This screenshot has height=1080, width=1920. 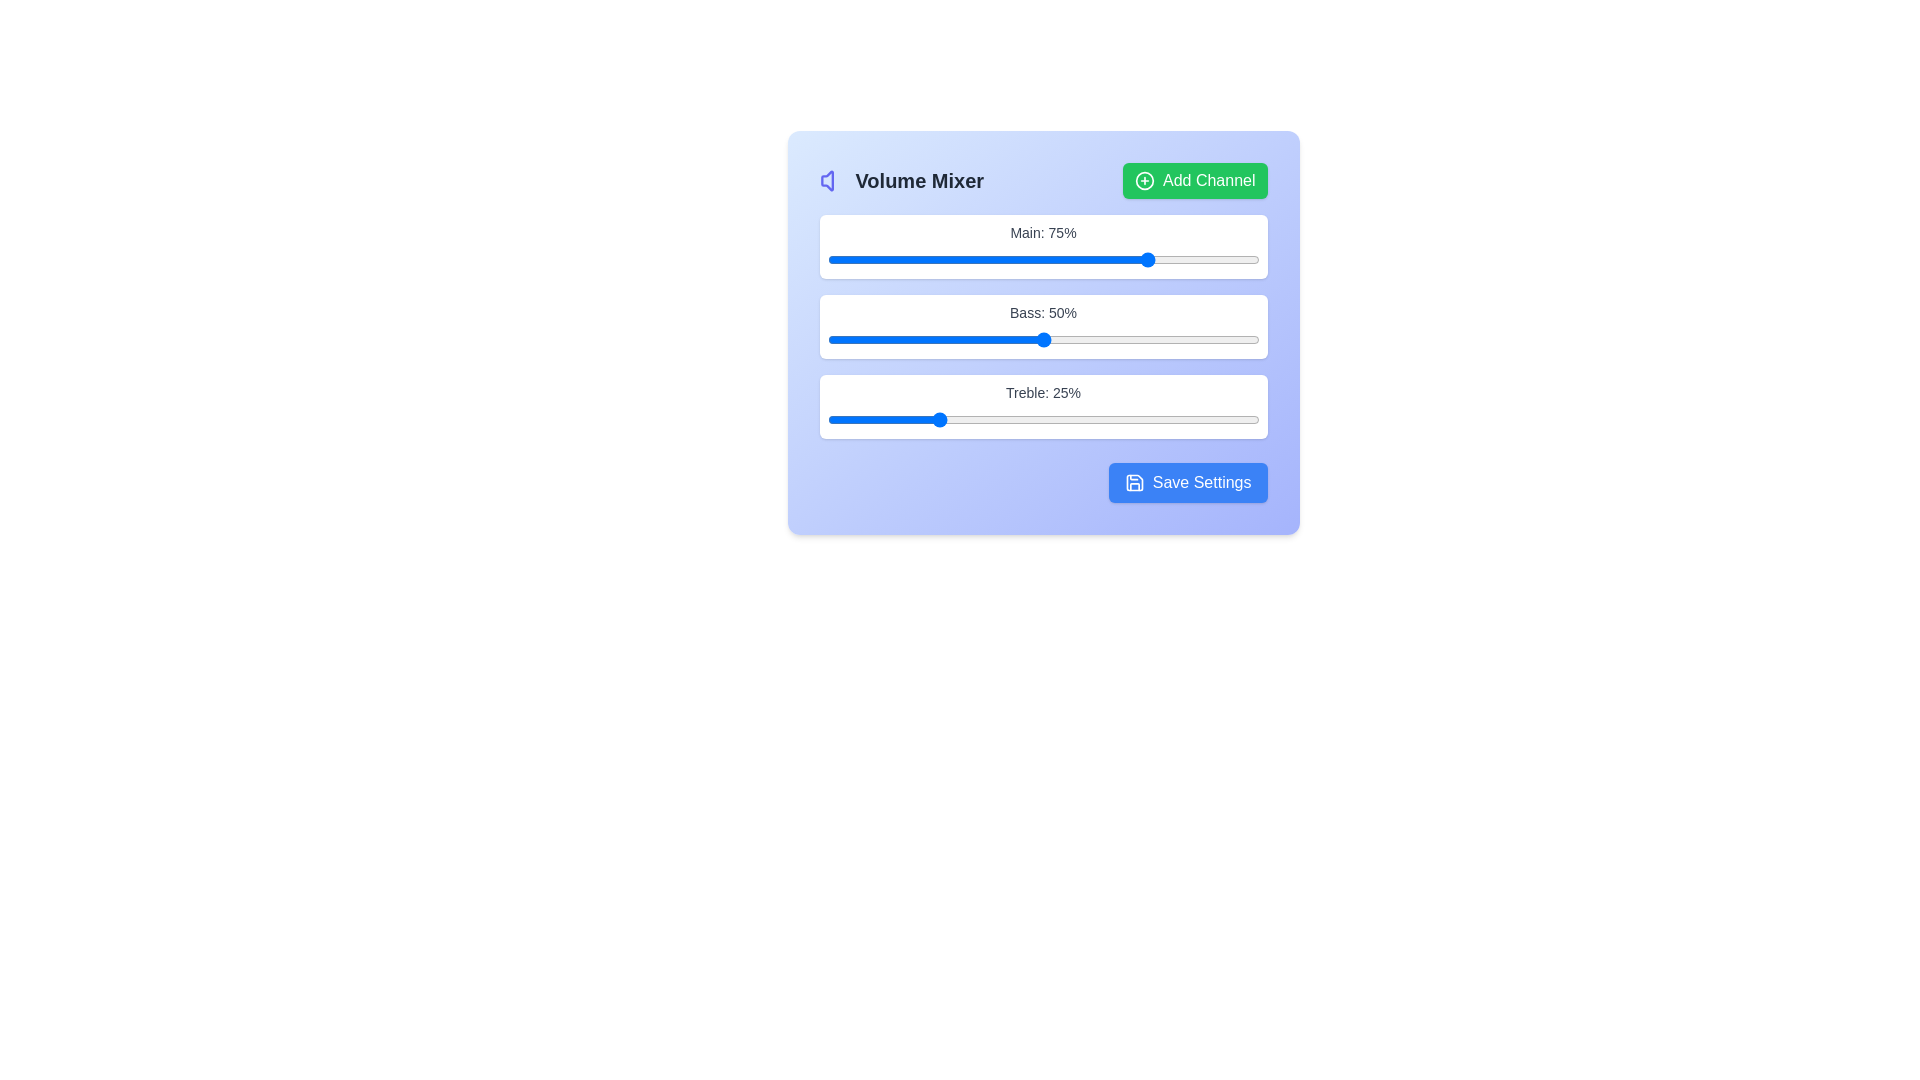 What do you see at coordinates (904, 258) in the screenshot?
I see `the main volume` at bounding box center [904, 258].